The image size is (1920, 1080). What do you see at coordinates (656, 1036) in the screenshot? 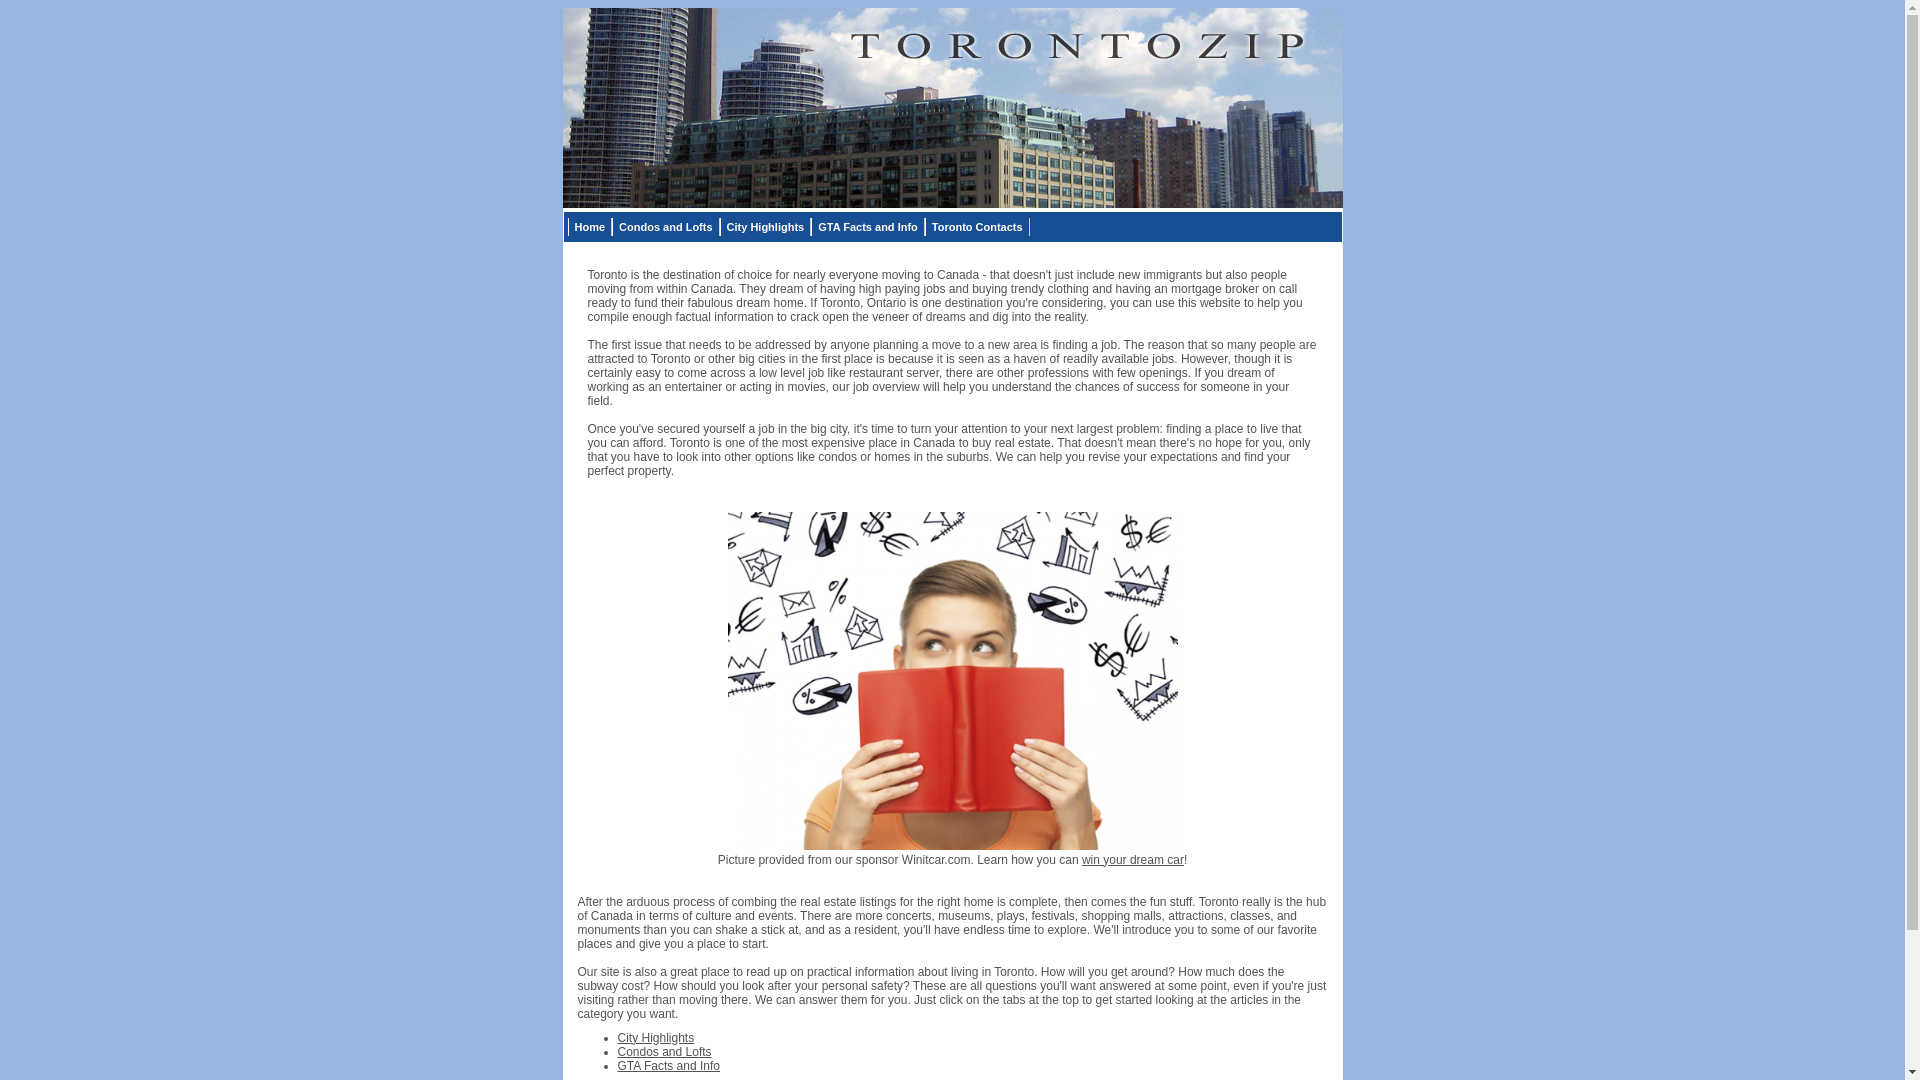
I see `'City Highlights'` at bounding box center [656, 1036].